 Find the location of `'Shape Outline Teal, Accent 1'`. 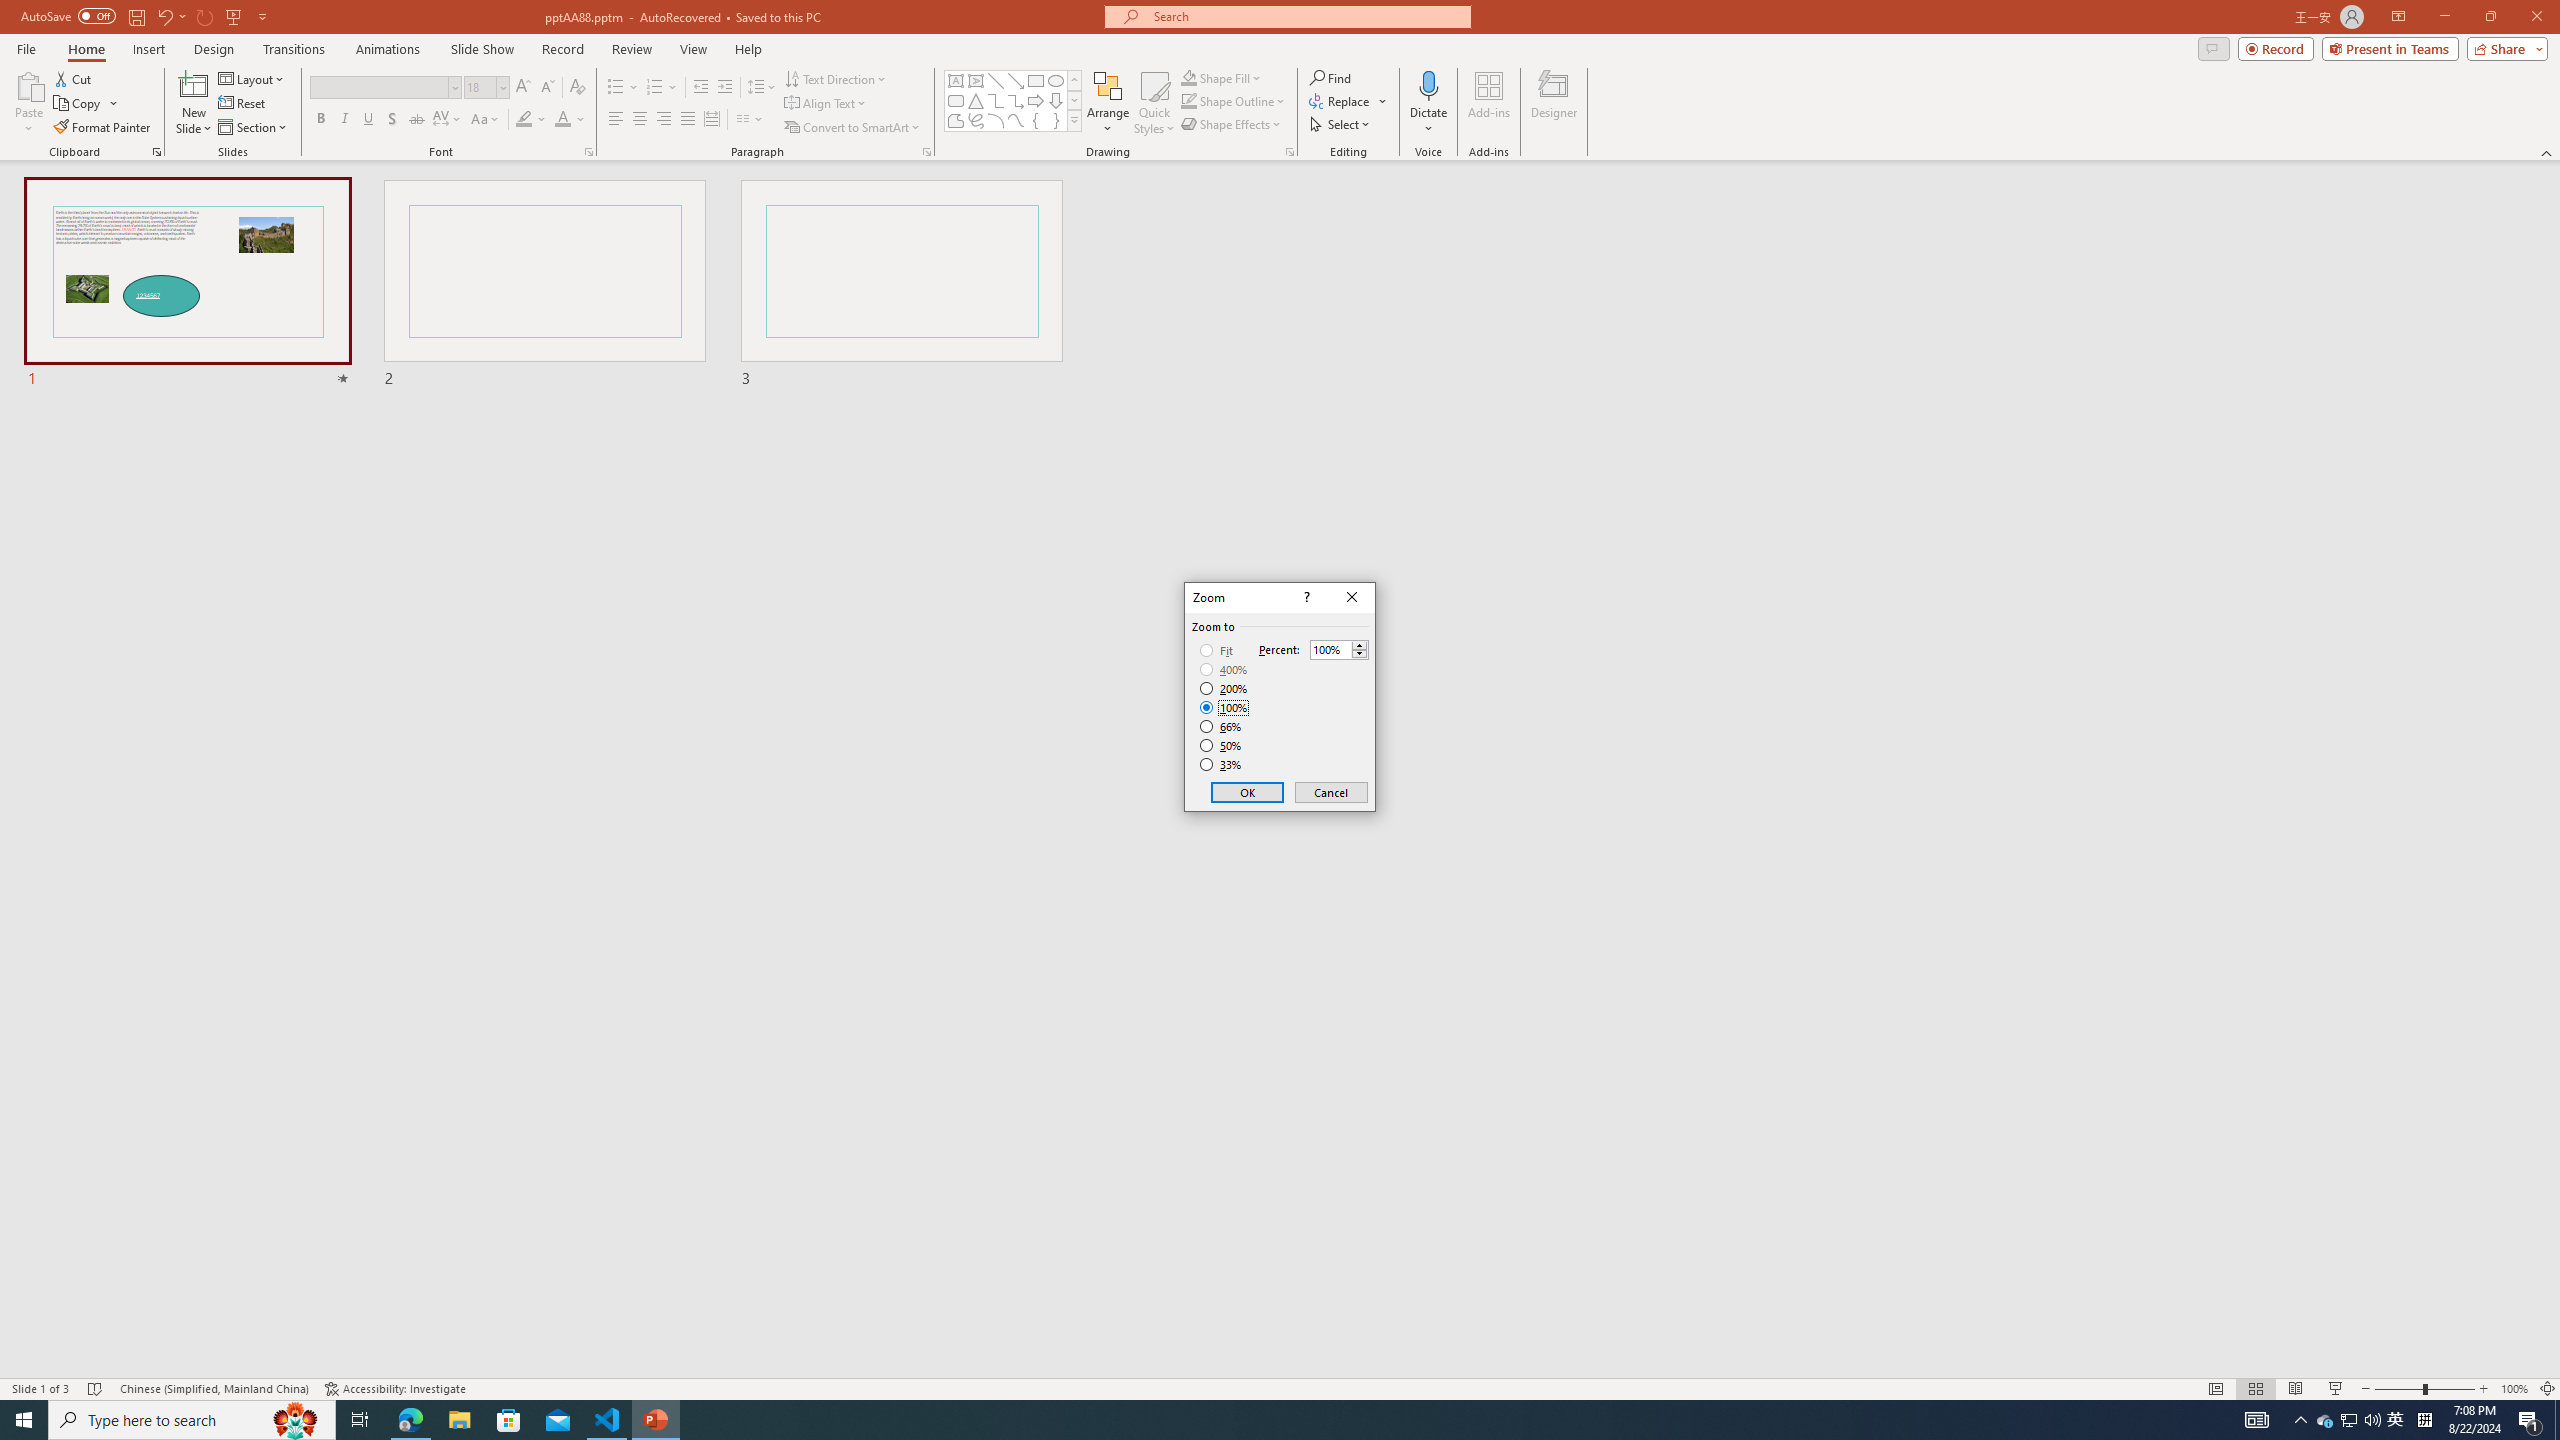

'Shape Outline Teal, Accent 1' is located at coordinates (1189, 99).